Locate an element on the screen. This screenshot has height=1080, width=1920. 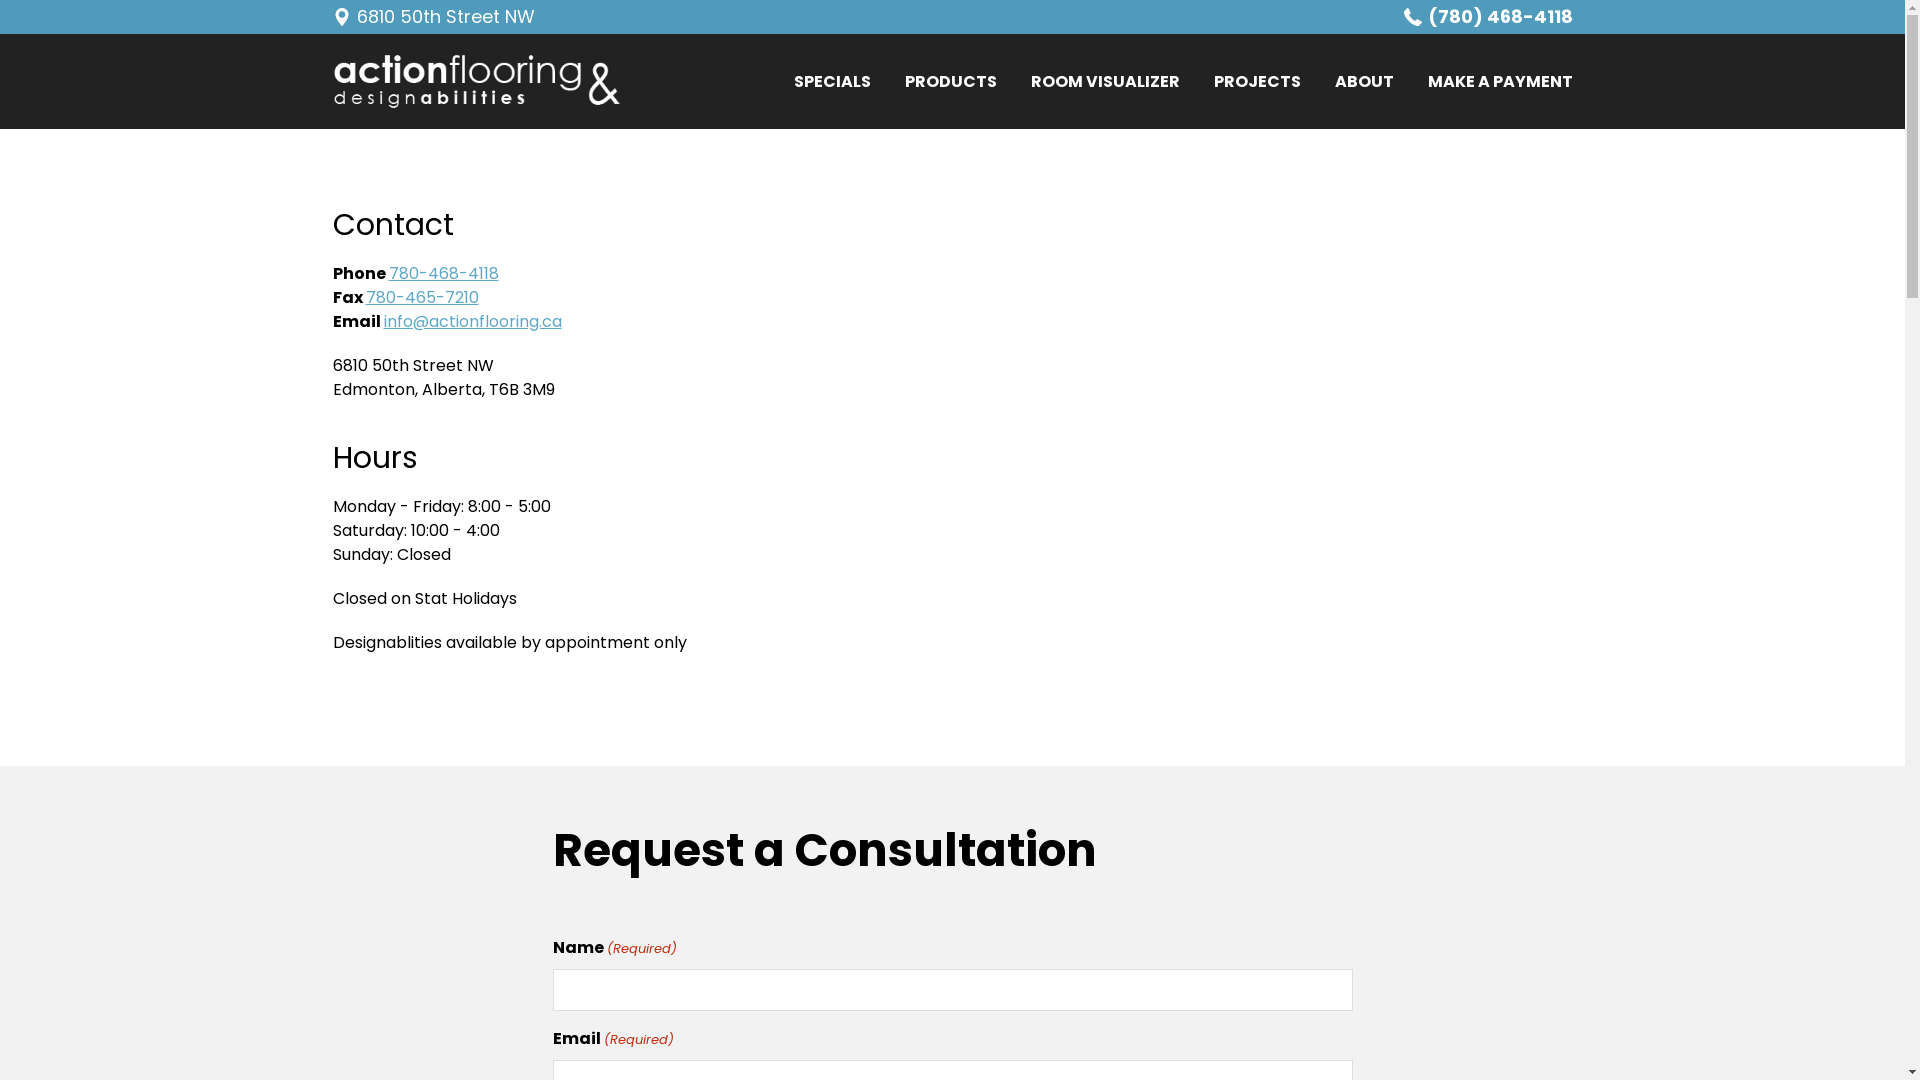
'PRODUCTS' is located at coordinates (949, 80).